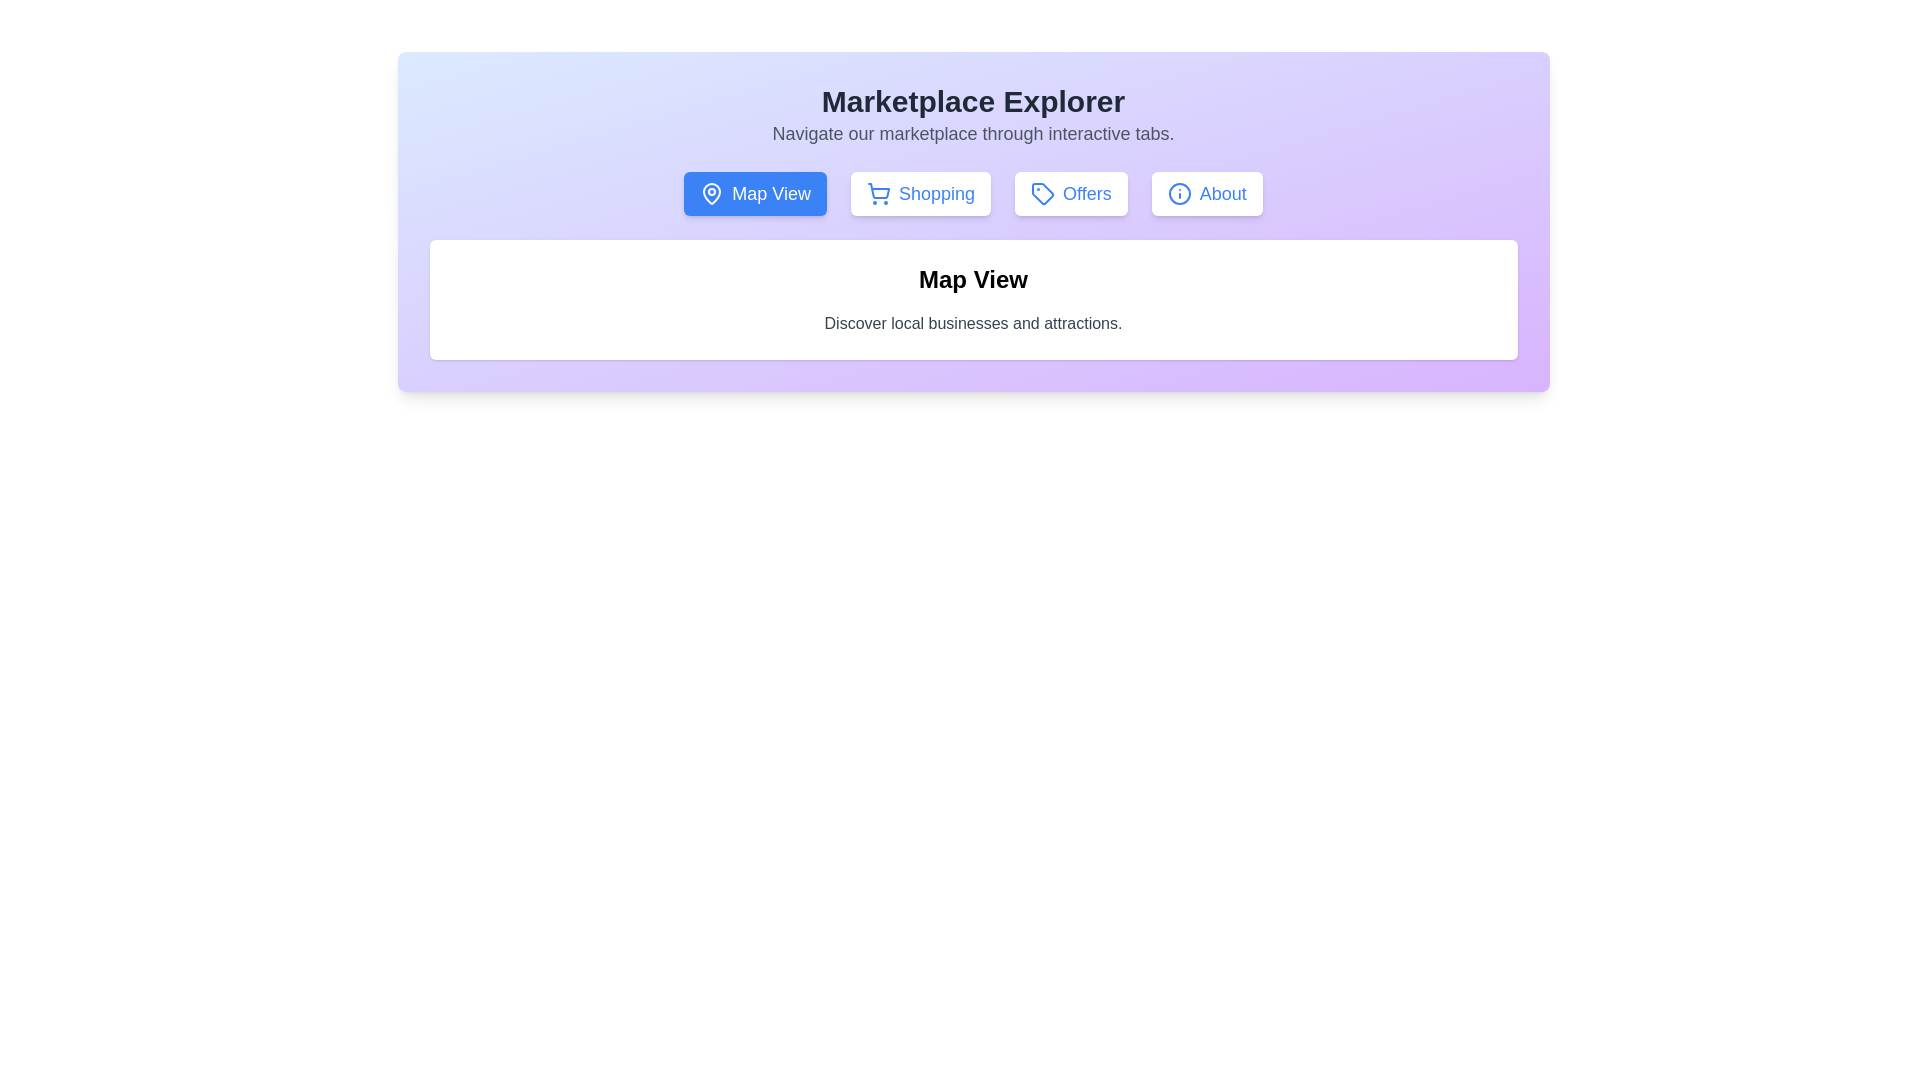  Describe the element at coordinates (753, 193) in the screenshot. I see `the tab labeled Map View` at that location.